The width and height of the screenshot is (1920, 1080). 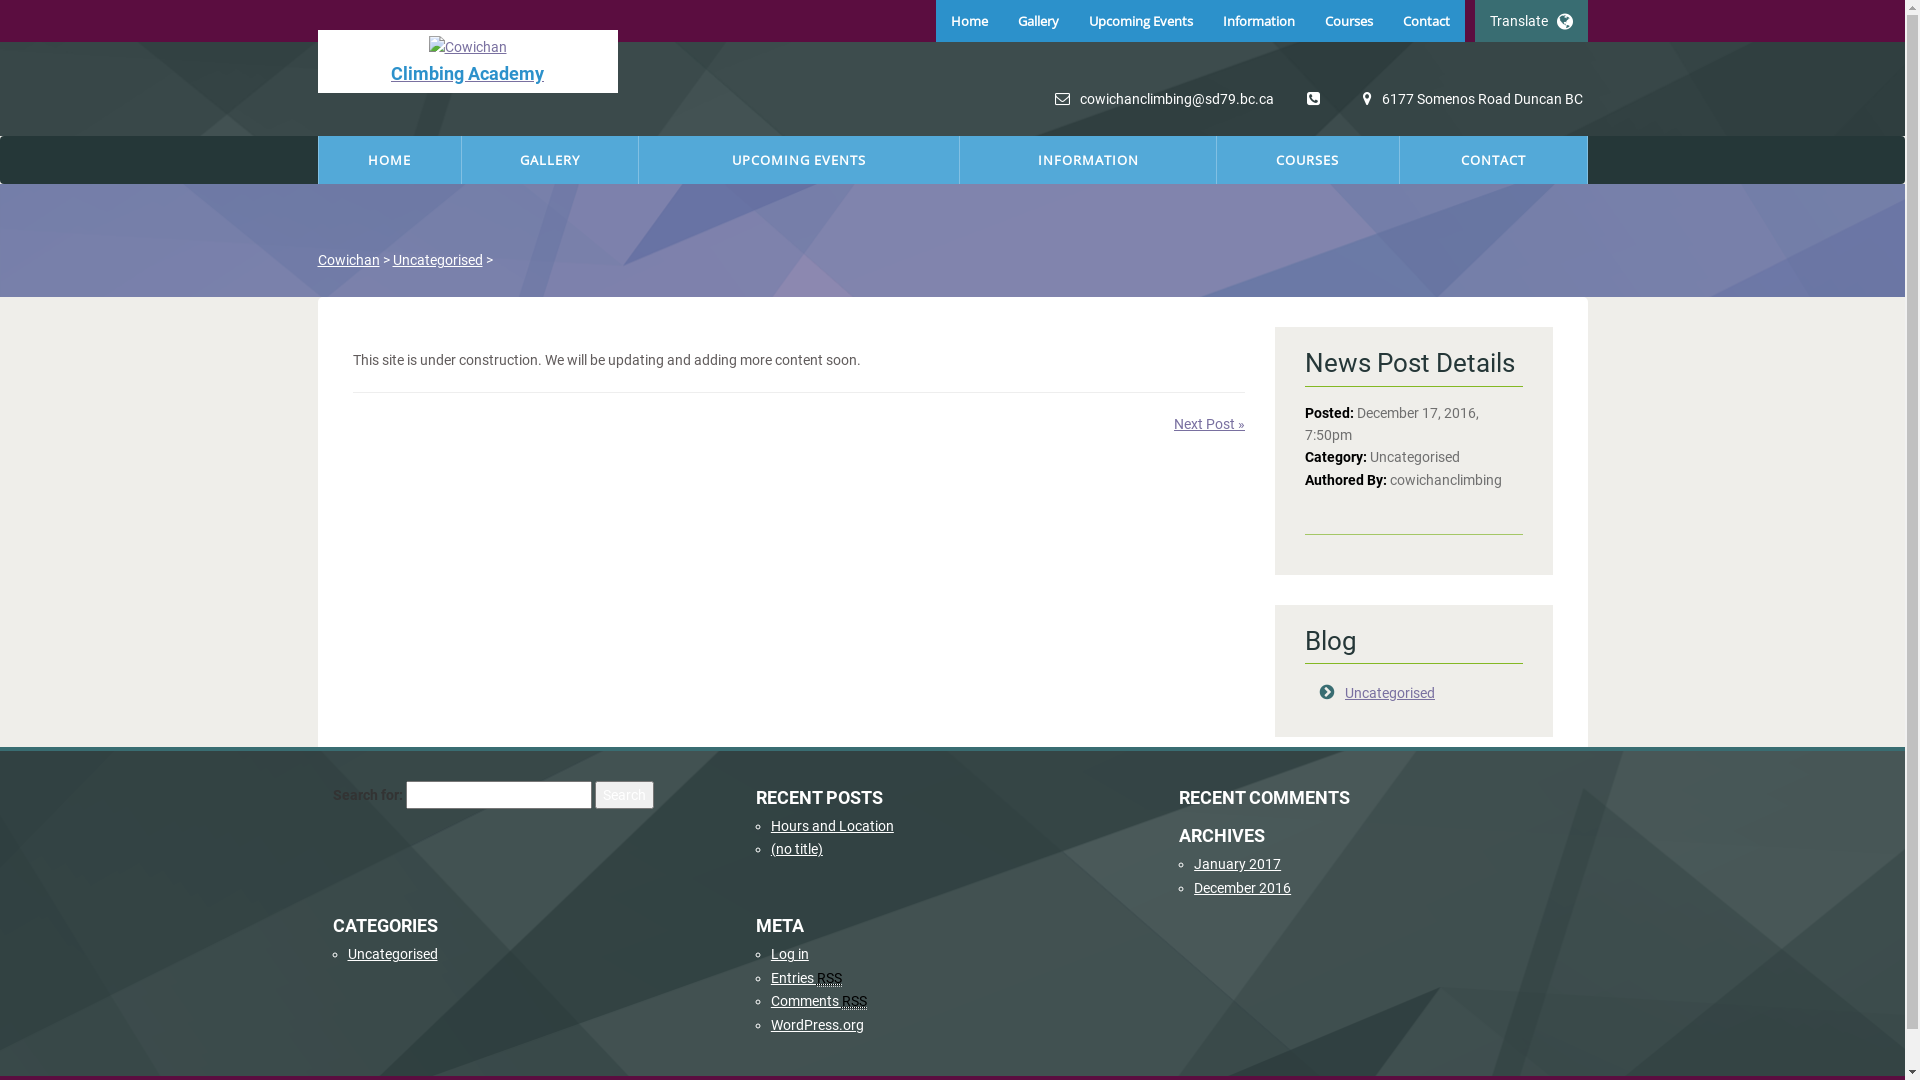 I want to click on 'Contact', so click(x=1425, y=20).